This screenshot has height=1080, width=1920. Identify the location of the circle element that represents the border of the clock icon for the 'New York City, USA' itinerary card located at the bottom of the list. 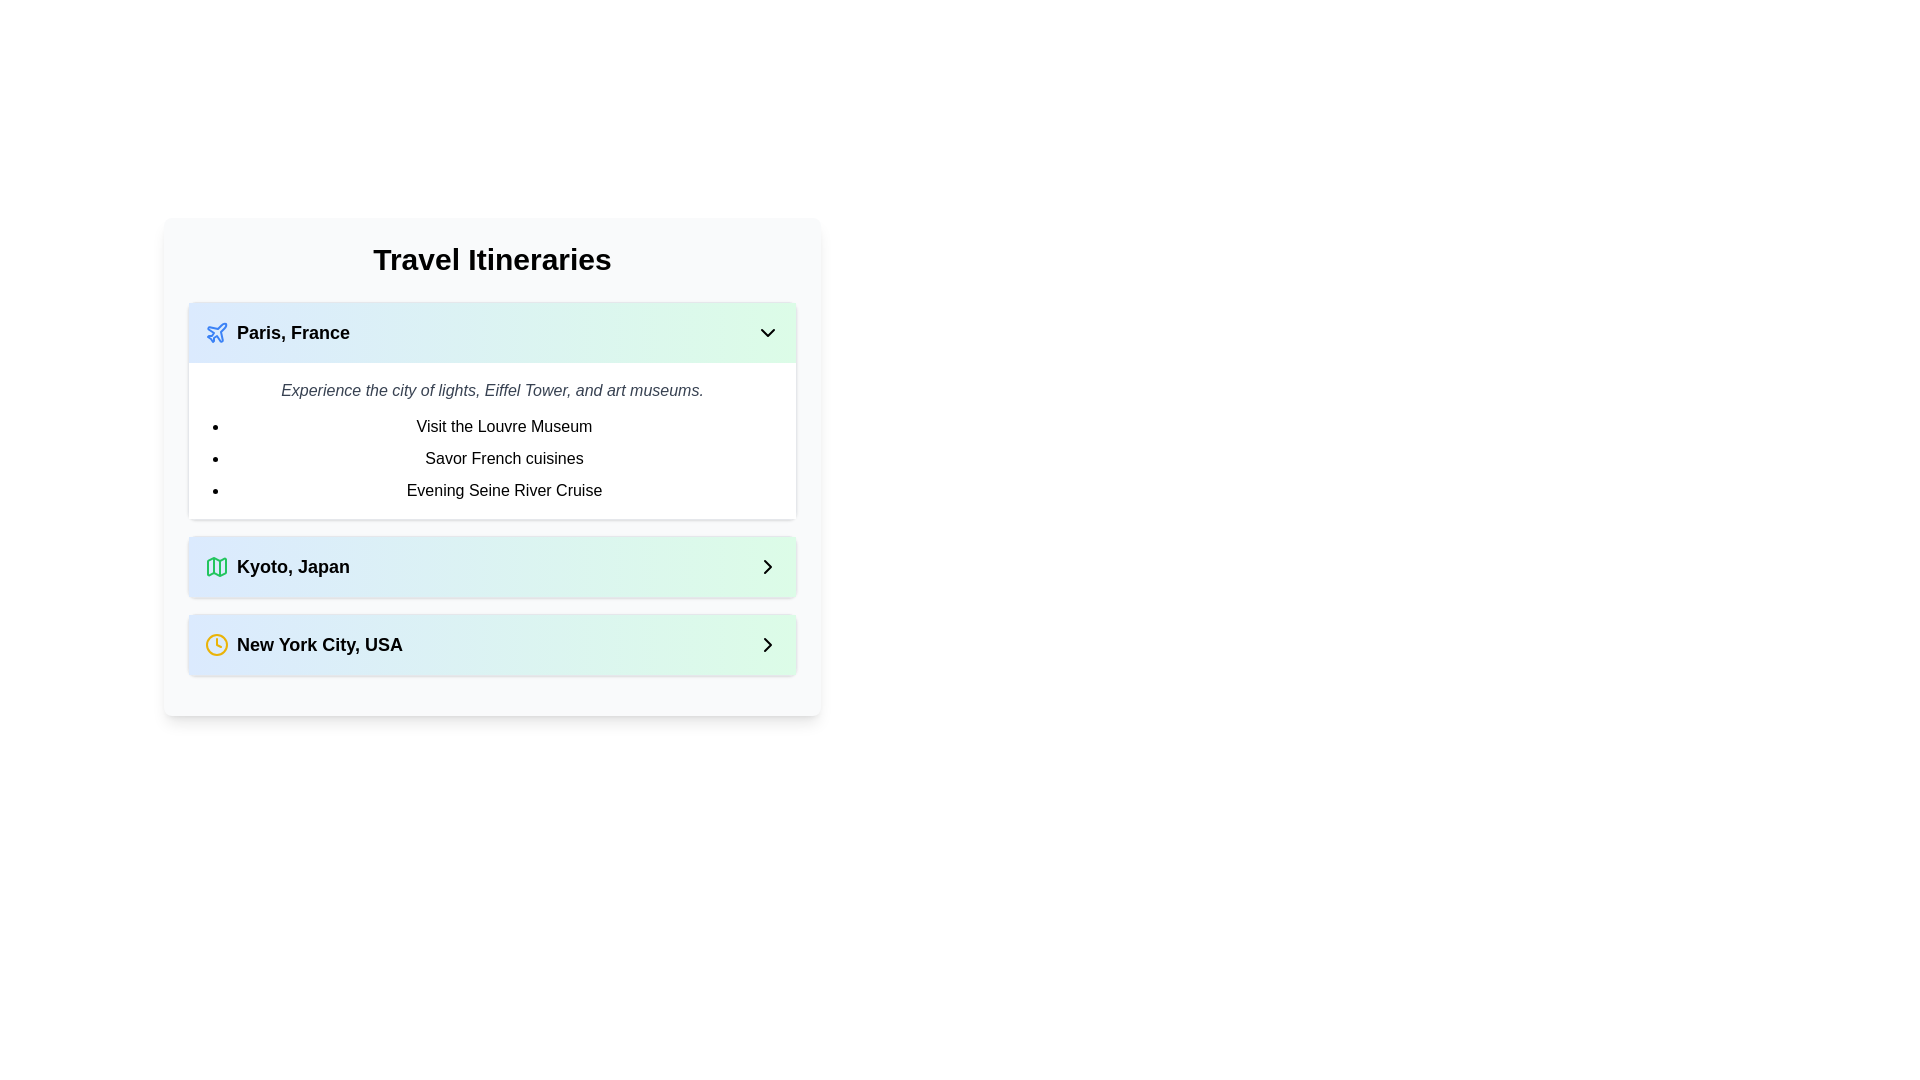
(216, 644).